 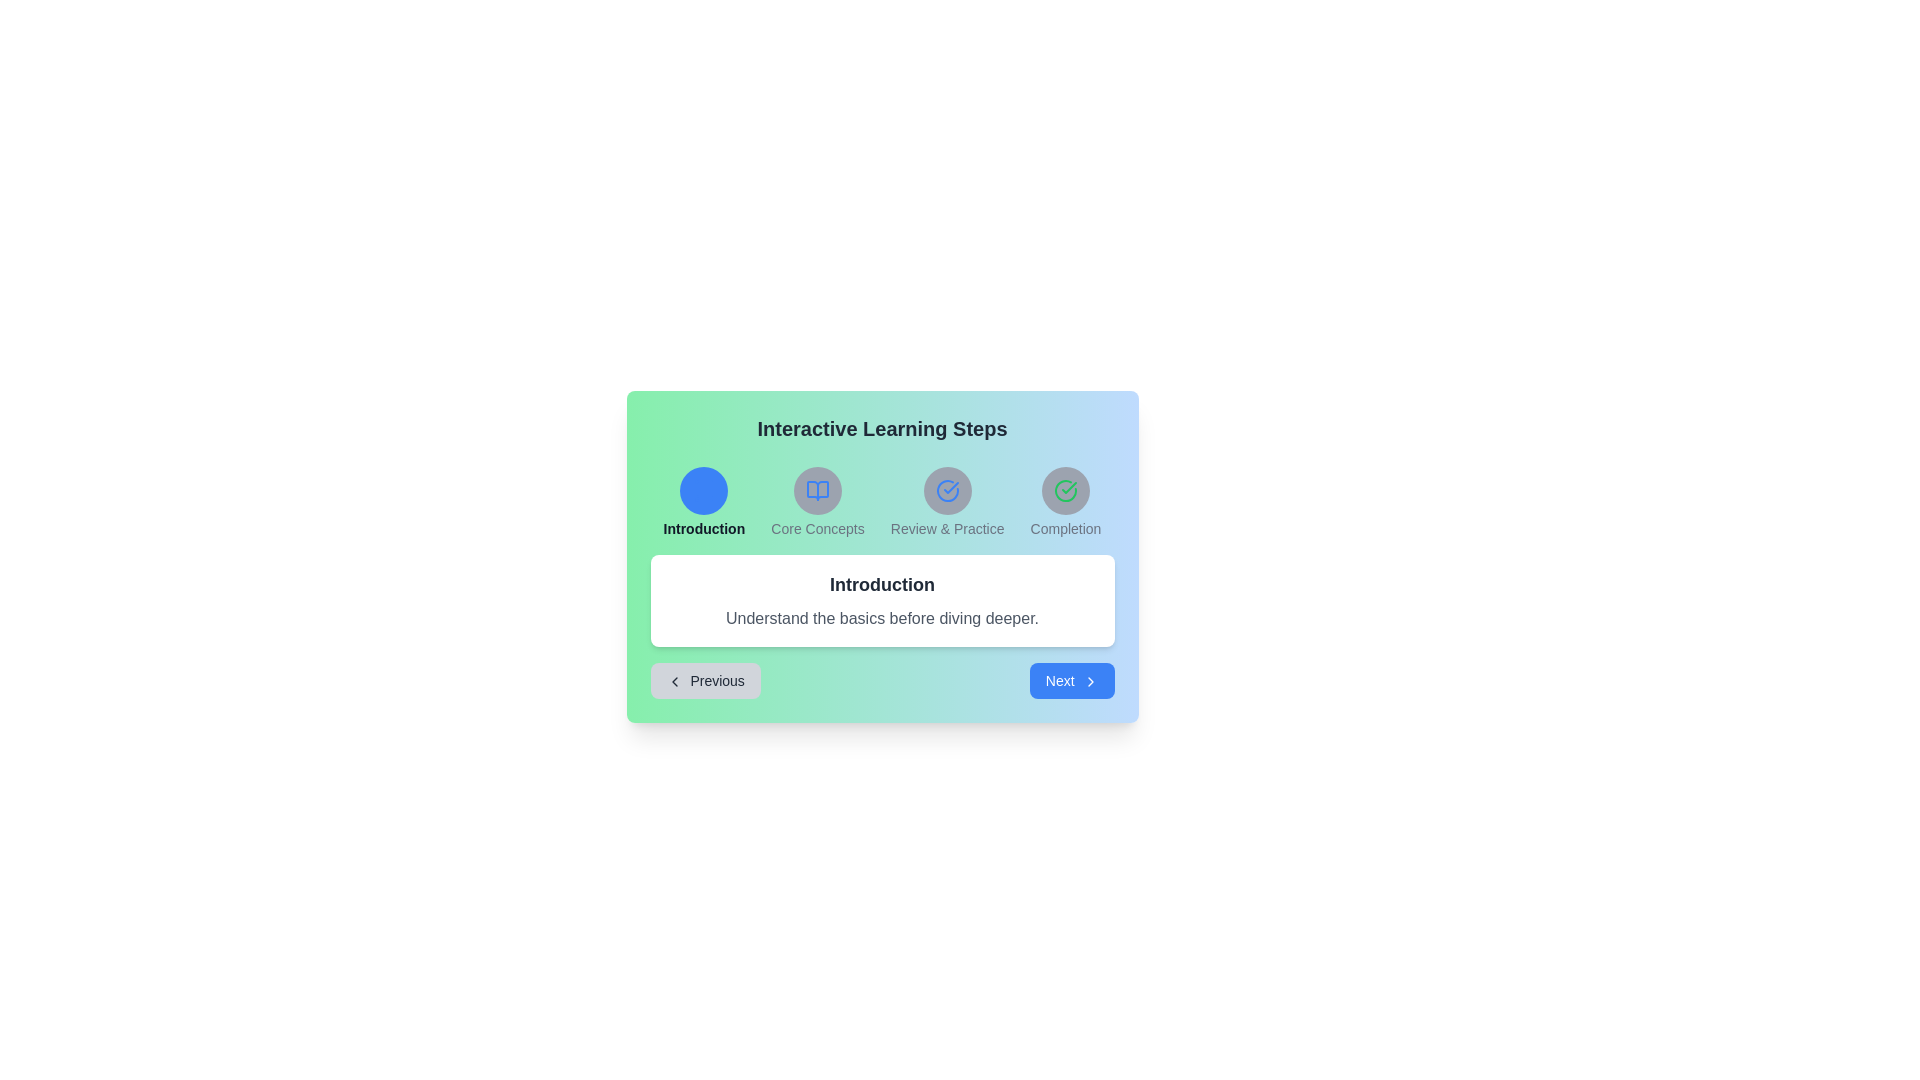 I want to click on the 'Introduction' book icon, which is the first icon in a row of four icons representing step markers in the learning process, so click(x=704, y=490).